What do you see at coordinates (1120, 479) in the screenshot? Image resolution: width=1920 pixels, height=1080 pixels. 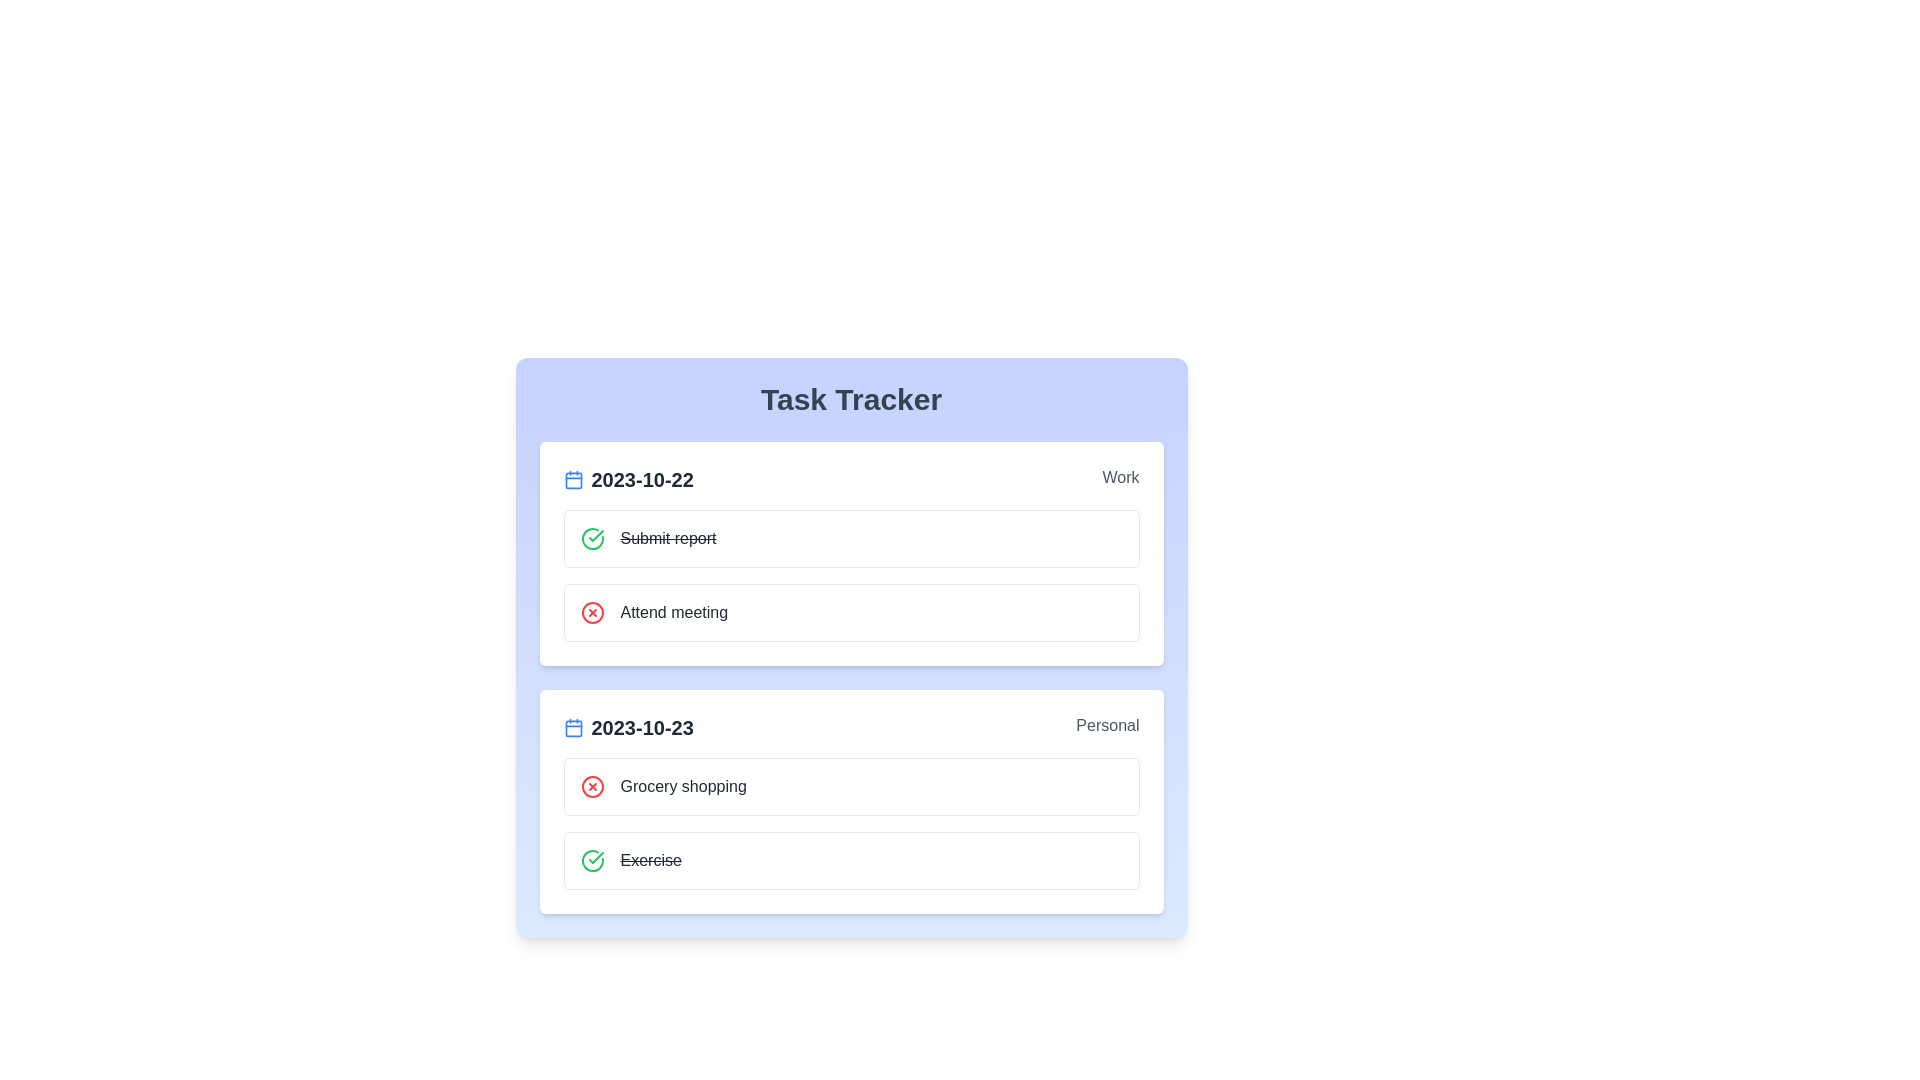 I see `the category label Work to filter tasks by that category` at bounding box center [1120, 479].